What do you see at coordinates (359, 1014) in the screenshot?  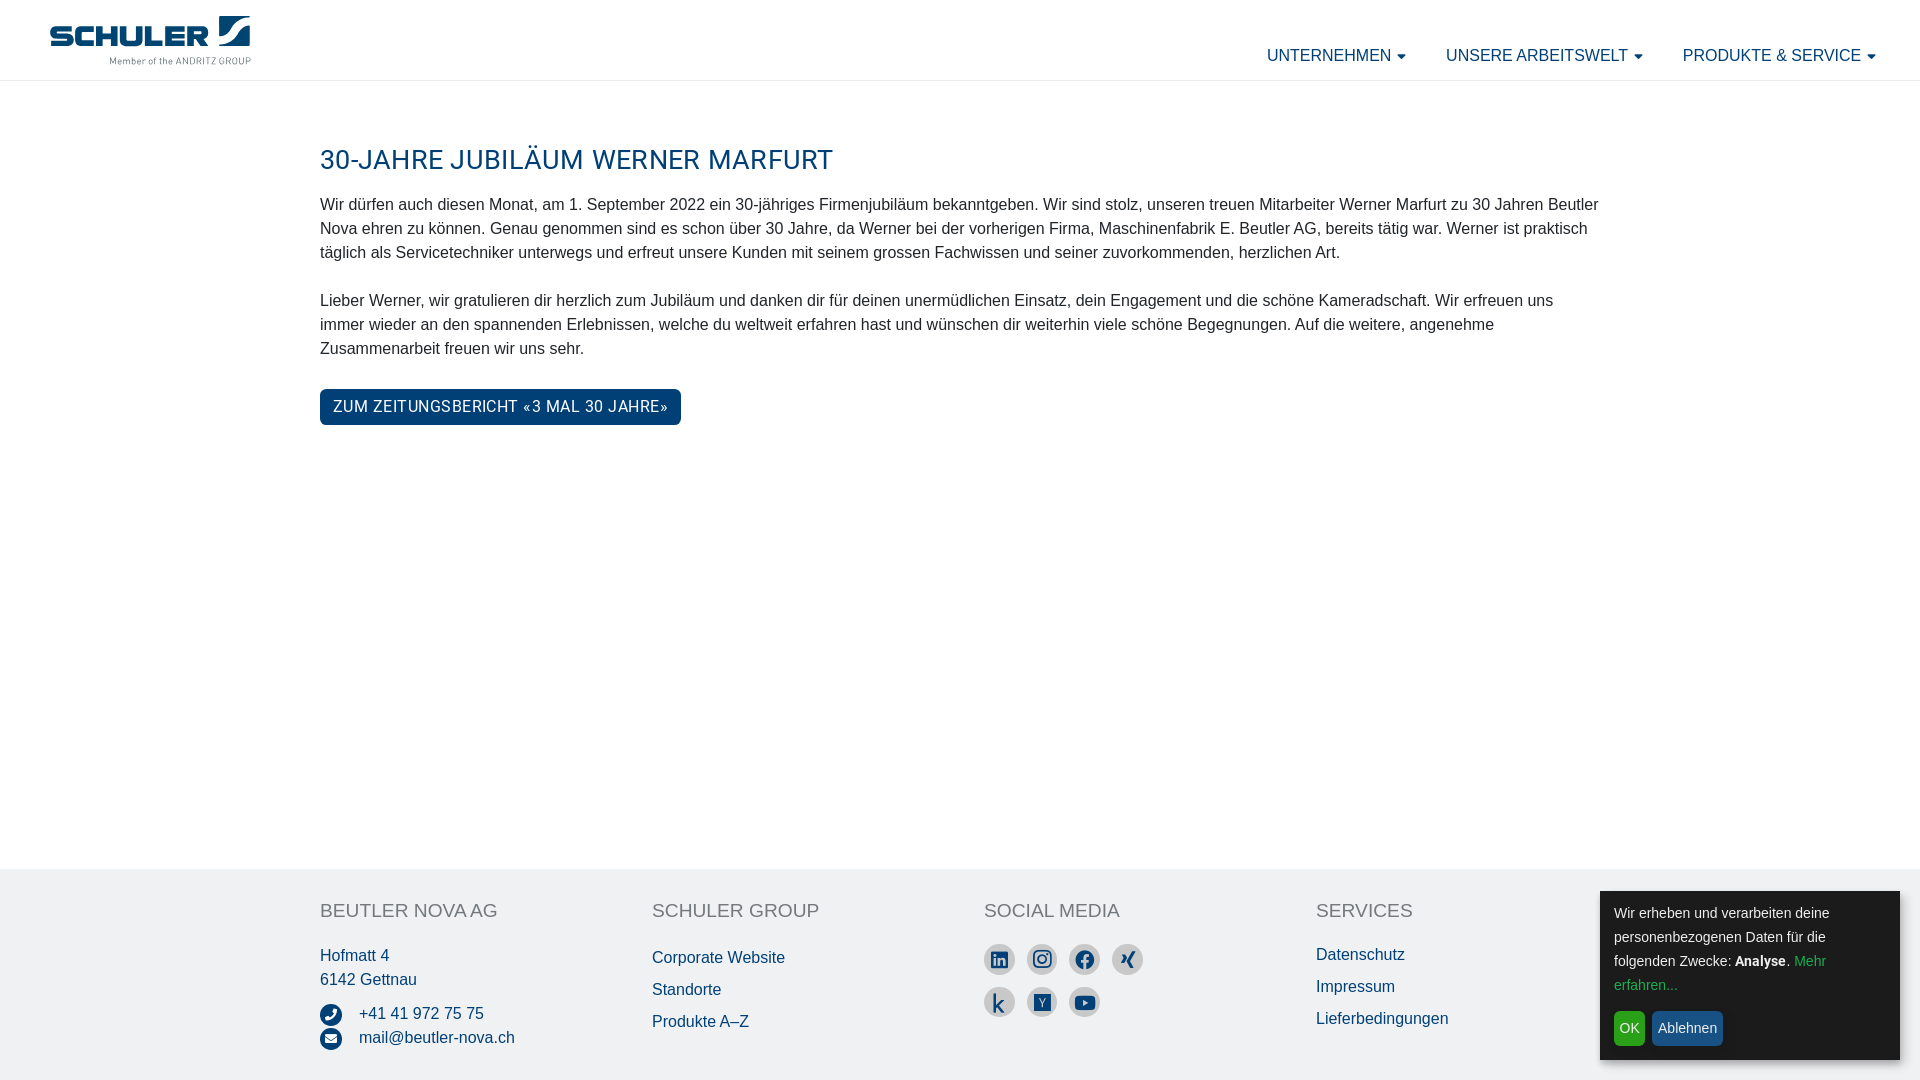 I see `'+41 41 972 75 75'` at bounding box center [359, 1014].